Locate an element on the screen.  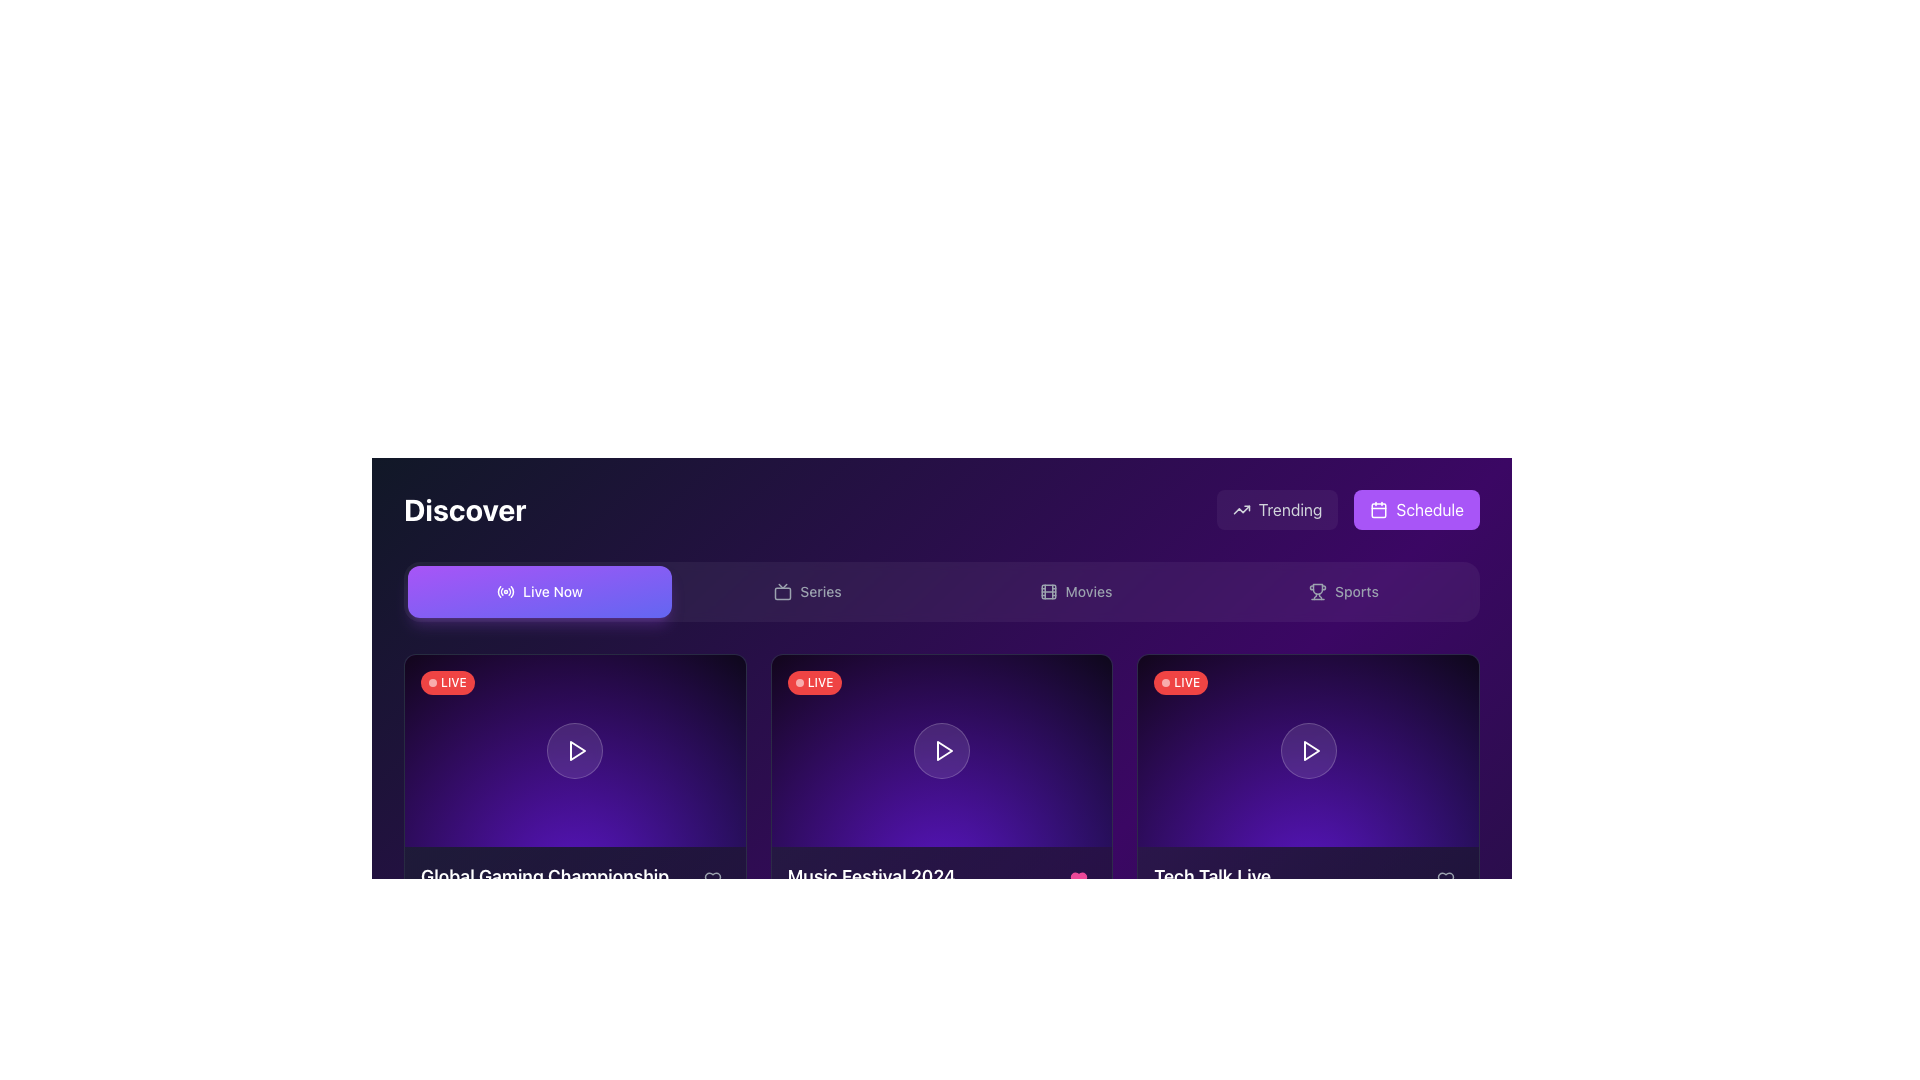
the 'Live' button located in the 'Discover' section of the navigation bar is located at coordinates (539, 590).